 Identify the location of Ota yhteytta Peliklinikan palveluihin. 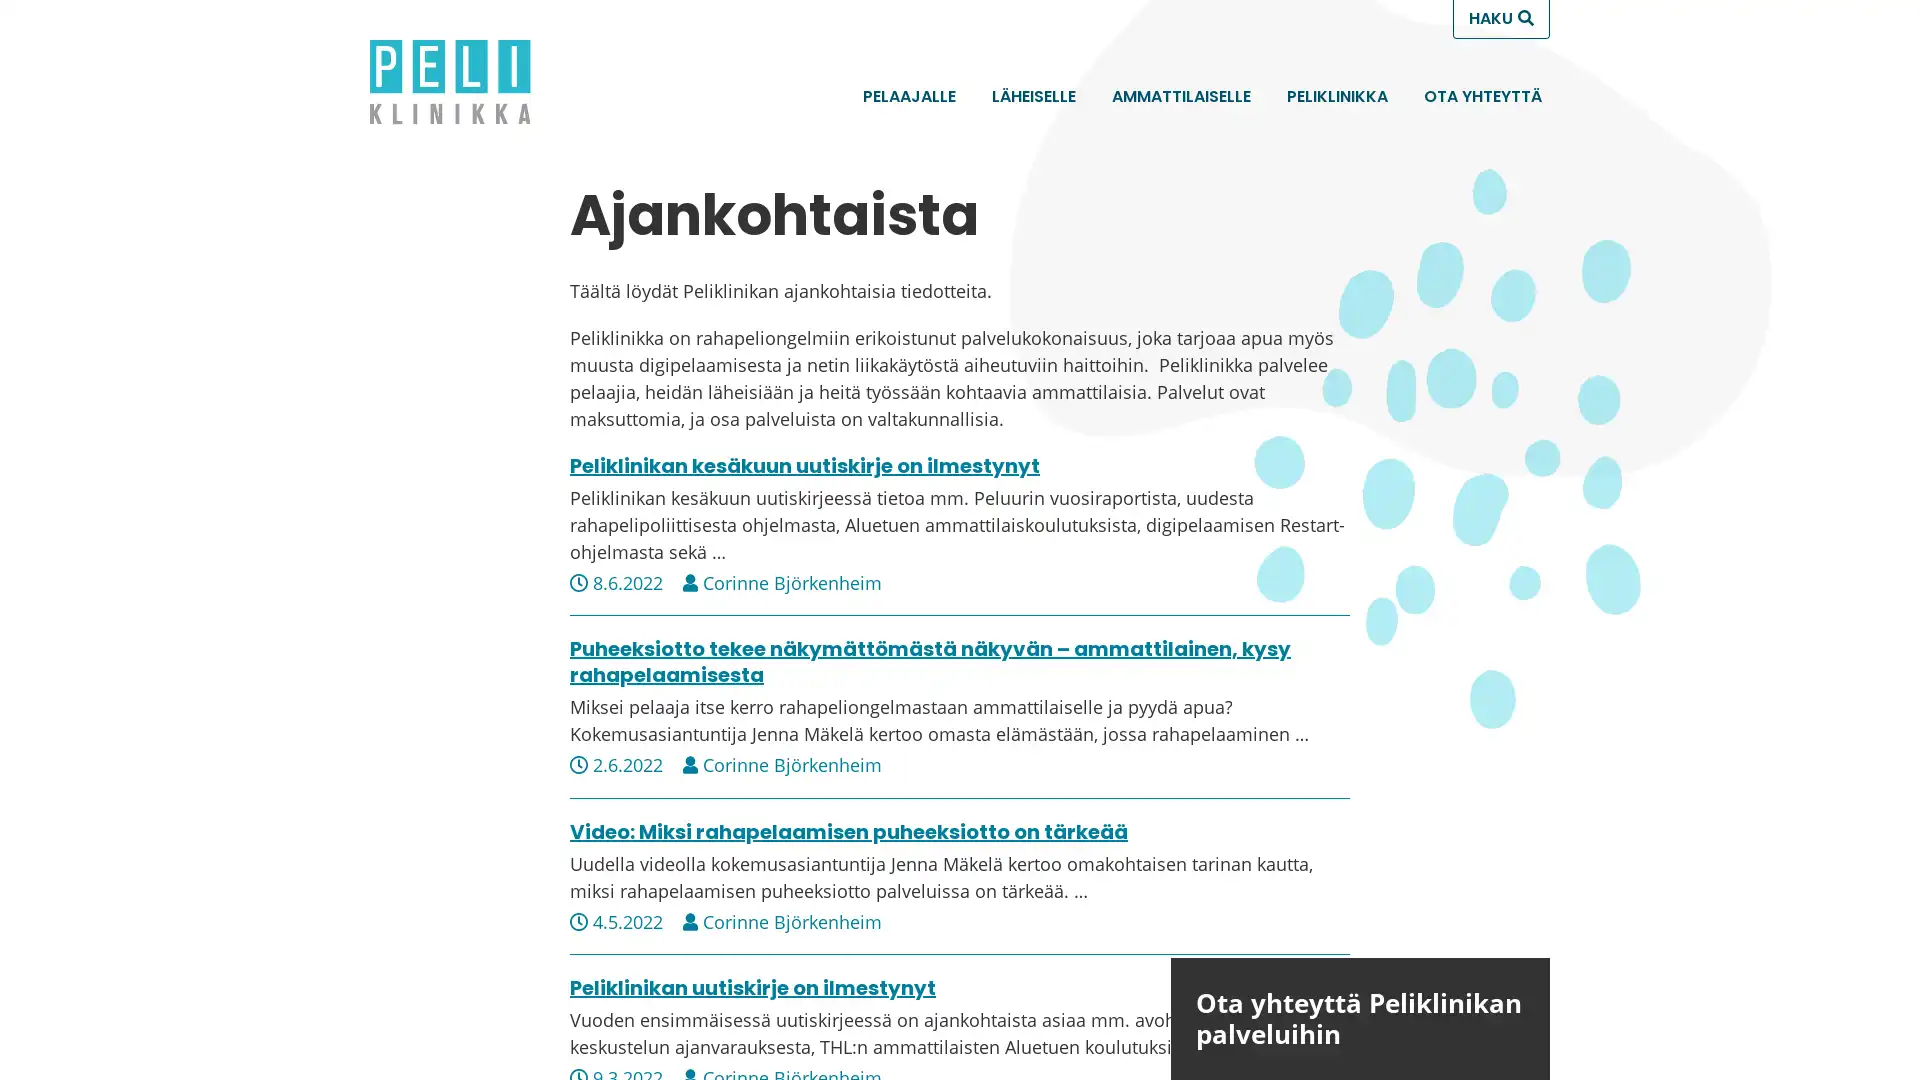
(1360, 1018).